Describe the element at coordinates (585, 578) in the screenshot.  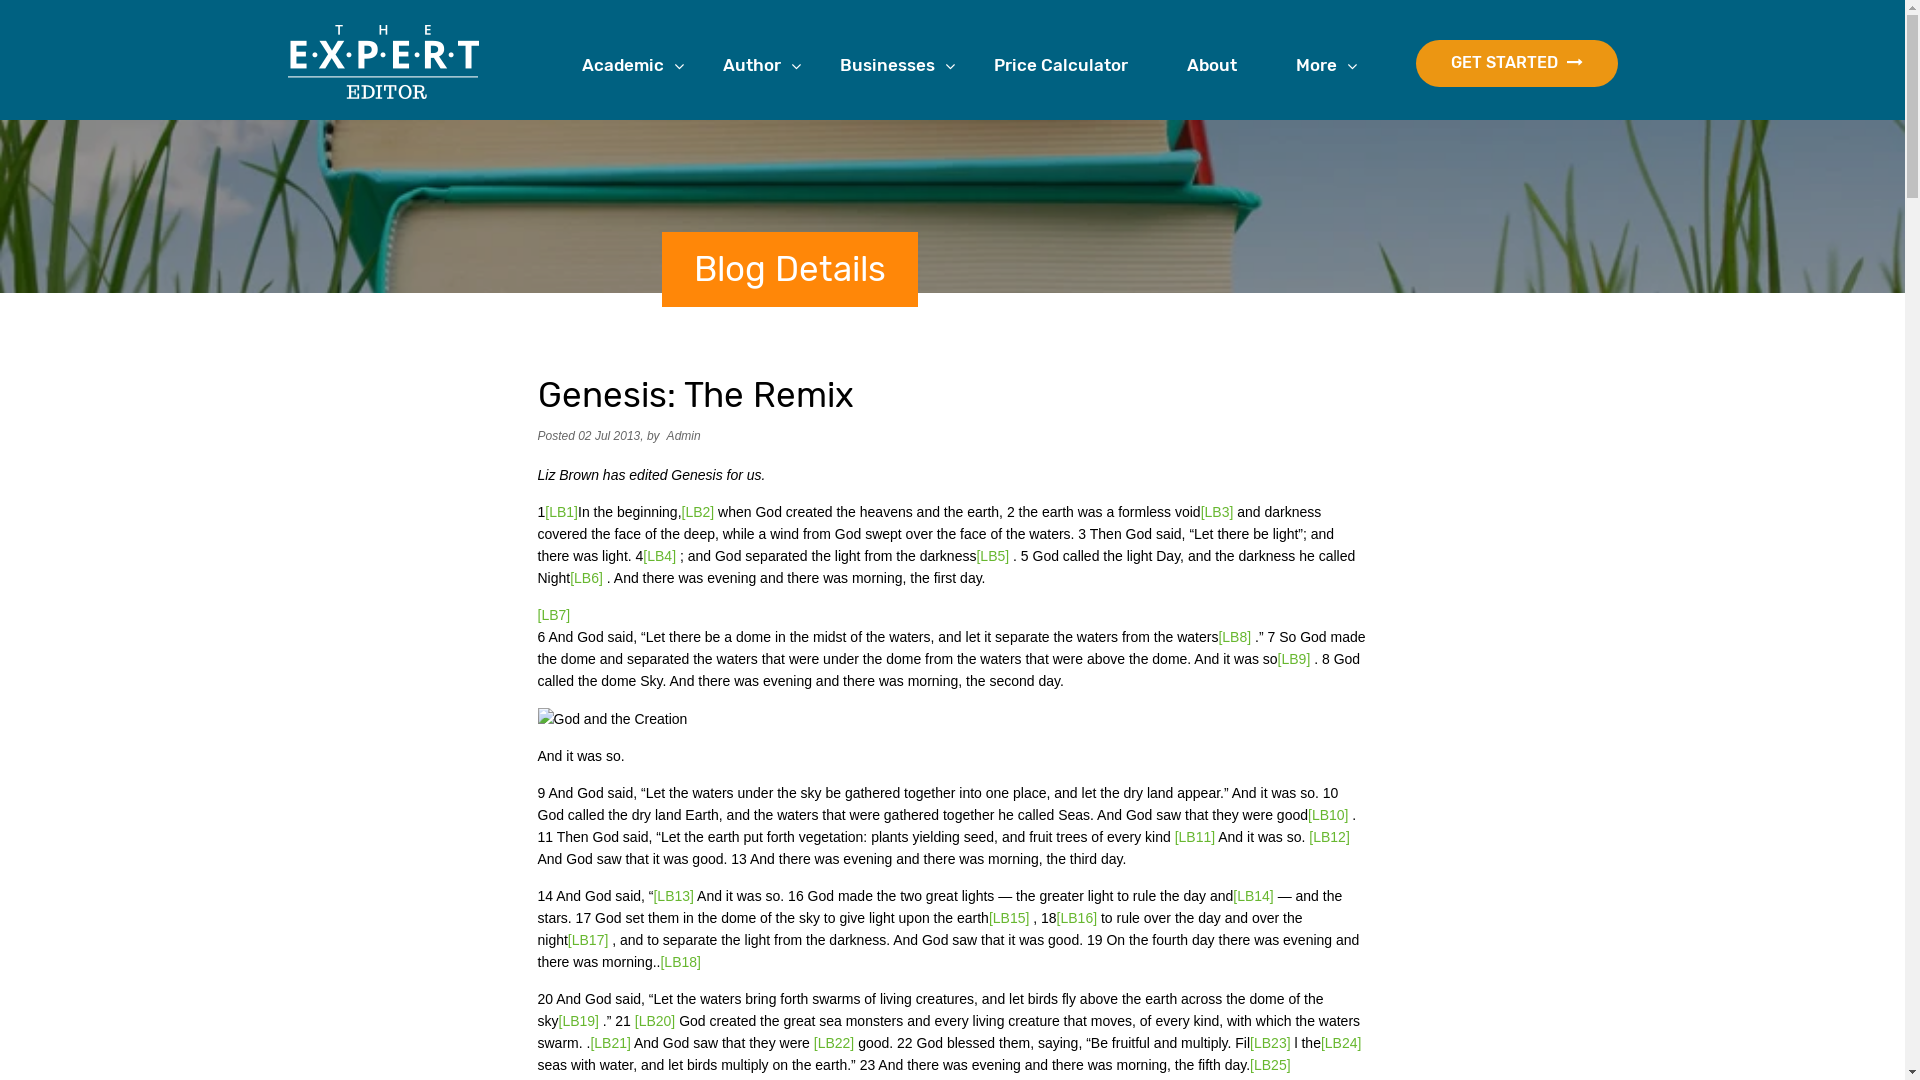
I see `'[LB6]'` at that location.